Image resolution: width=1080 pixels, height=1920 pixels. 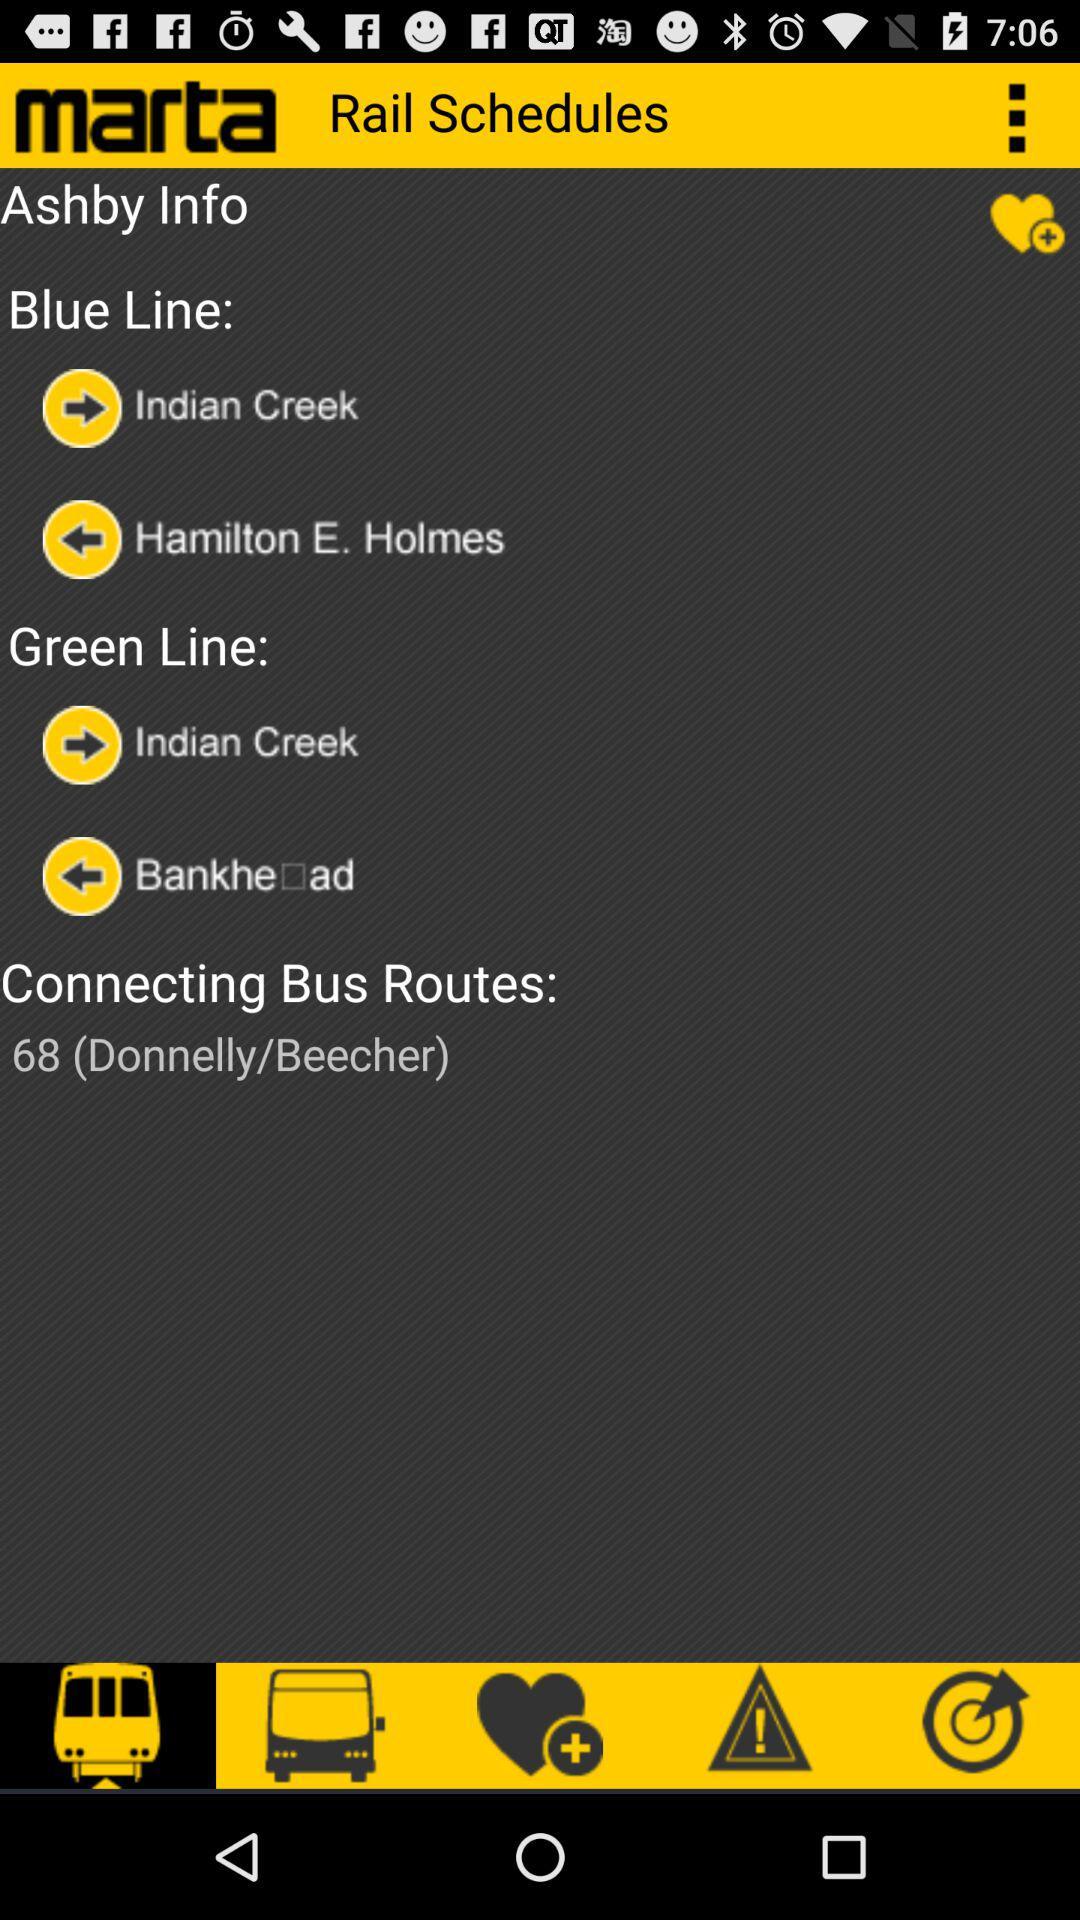 I want to click on check the schedule, so click(x=216, y=876).